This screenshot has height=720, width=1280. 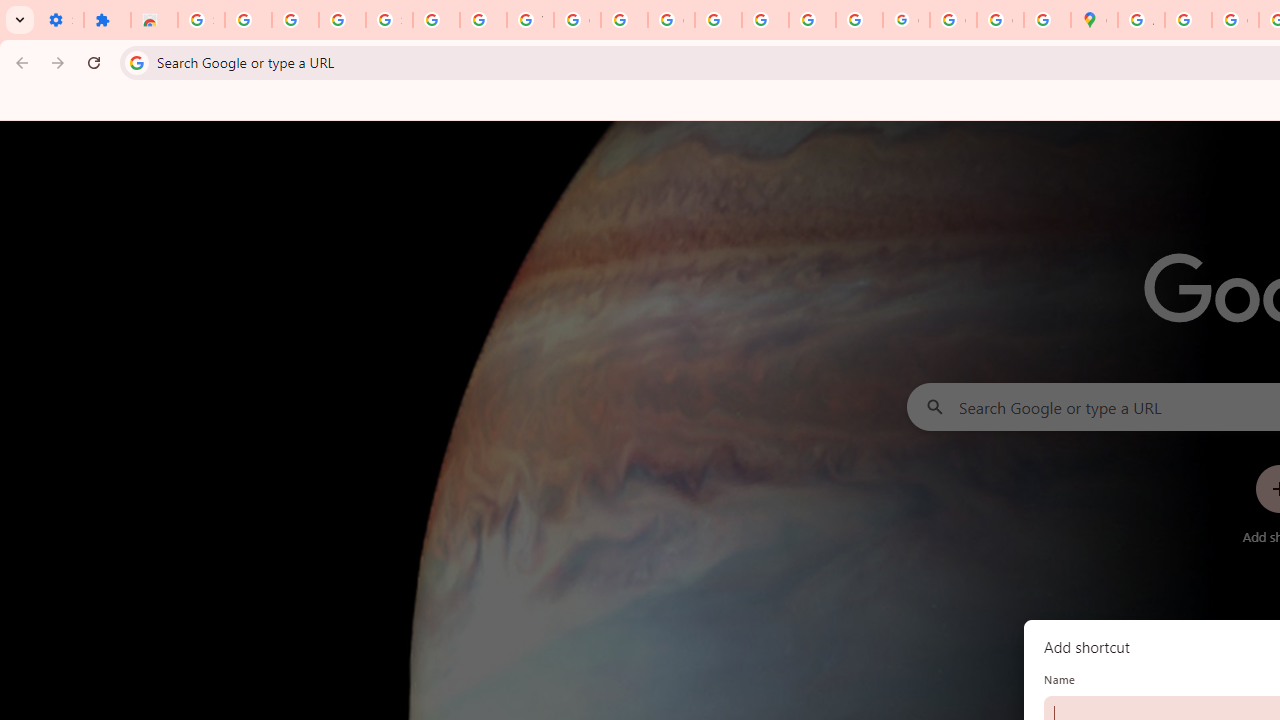 I want to click on 'Extensions', so click(x=106, y=20).